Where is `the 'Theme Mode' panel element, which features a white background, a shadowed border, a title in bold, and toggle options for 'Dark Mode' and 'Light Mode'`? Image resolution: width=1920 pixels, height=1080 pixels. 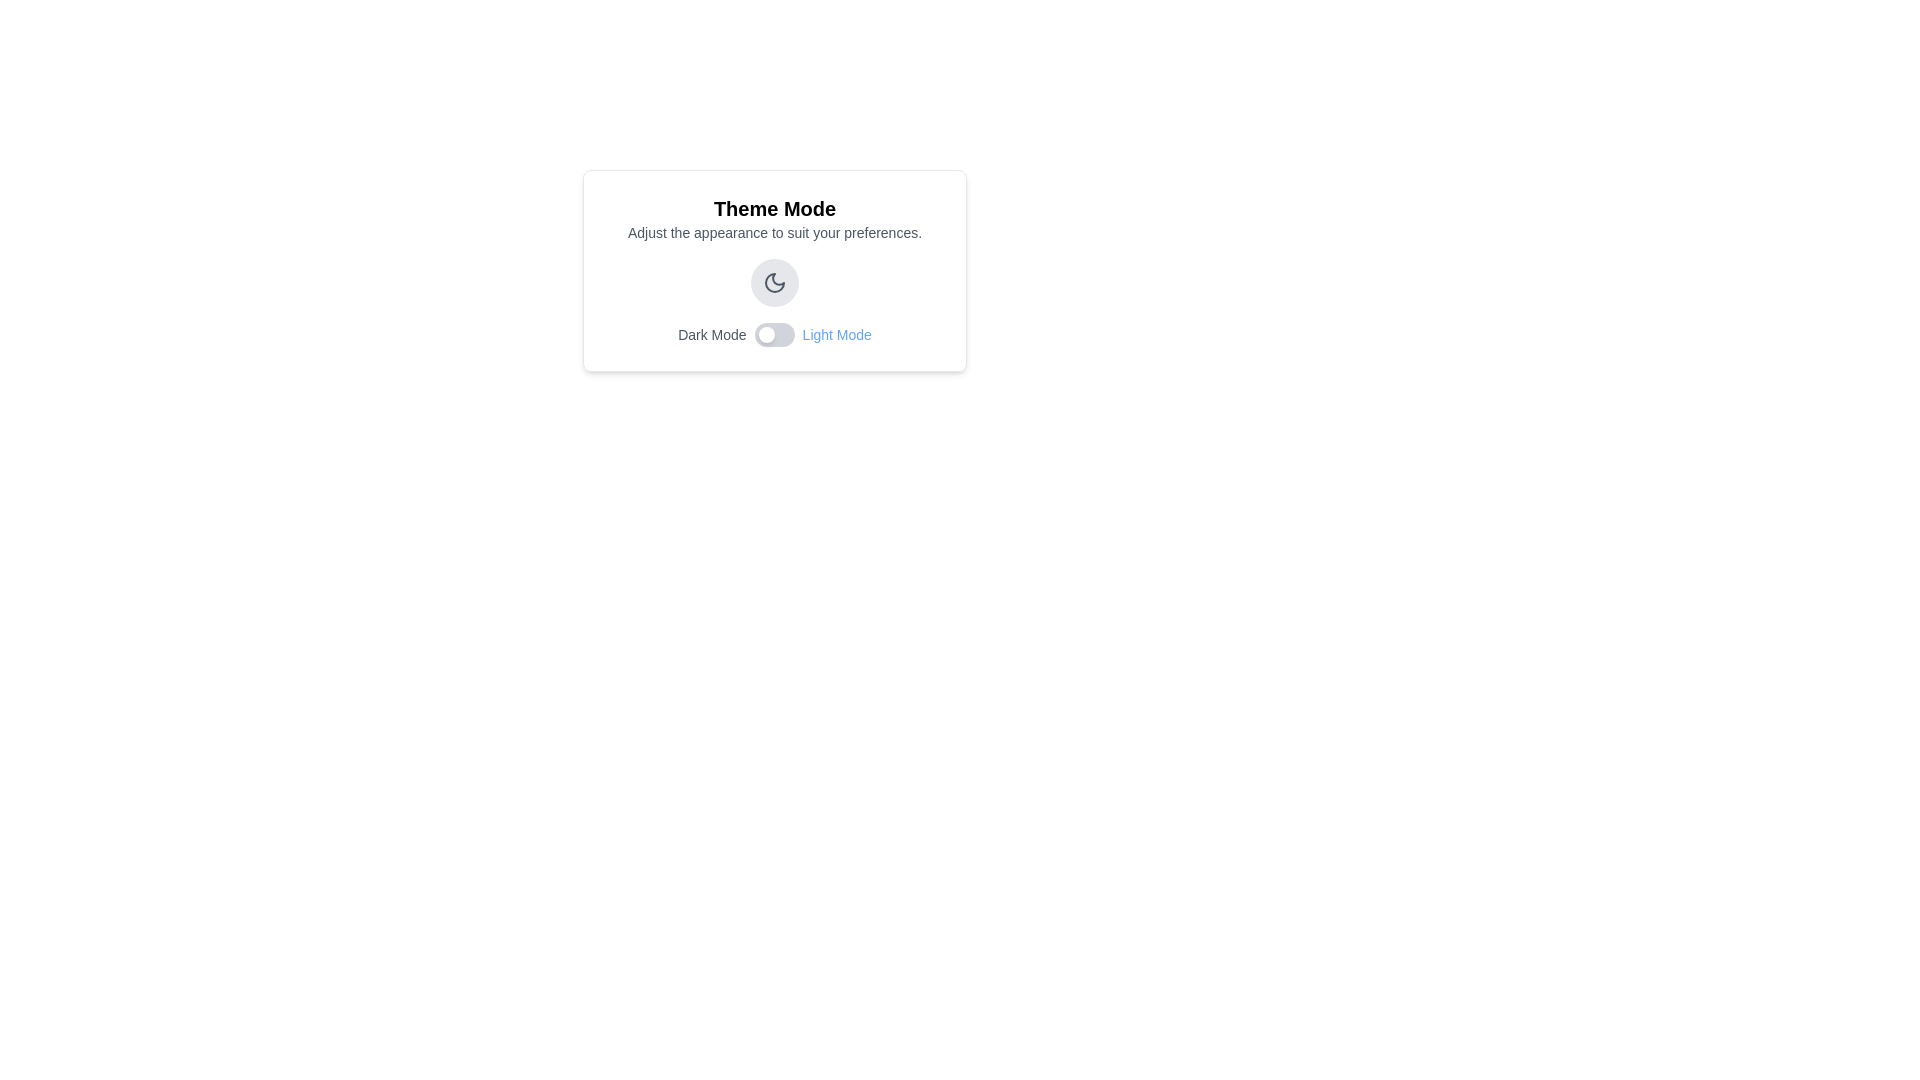
the 'Theme Mode' panel element, which features a white background, a shadowed border, a title in bold, and toggle options for 'Dark Mode' and 'Light Mode' is located at coordinates (773, 270).